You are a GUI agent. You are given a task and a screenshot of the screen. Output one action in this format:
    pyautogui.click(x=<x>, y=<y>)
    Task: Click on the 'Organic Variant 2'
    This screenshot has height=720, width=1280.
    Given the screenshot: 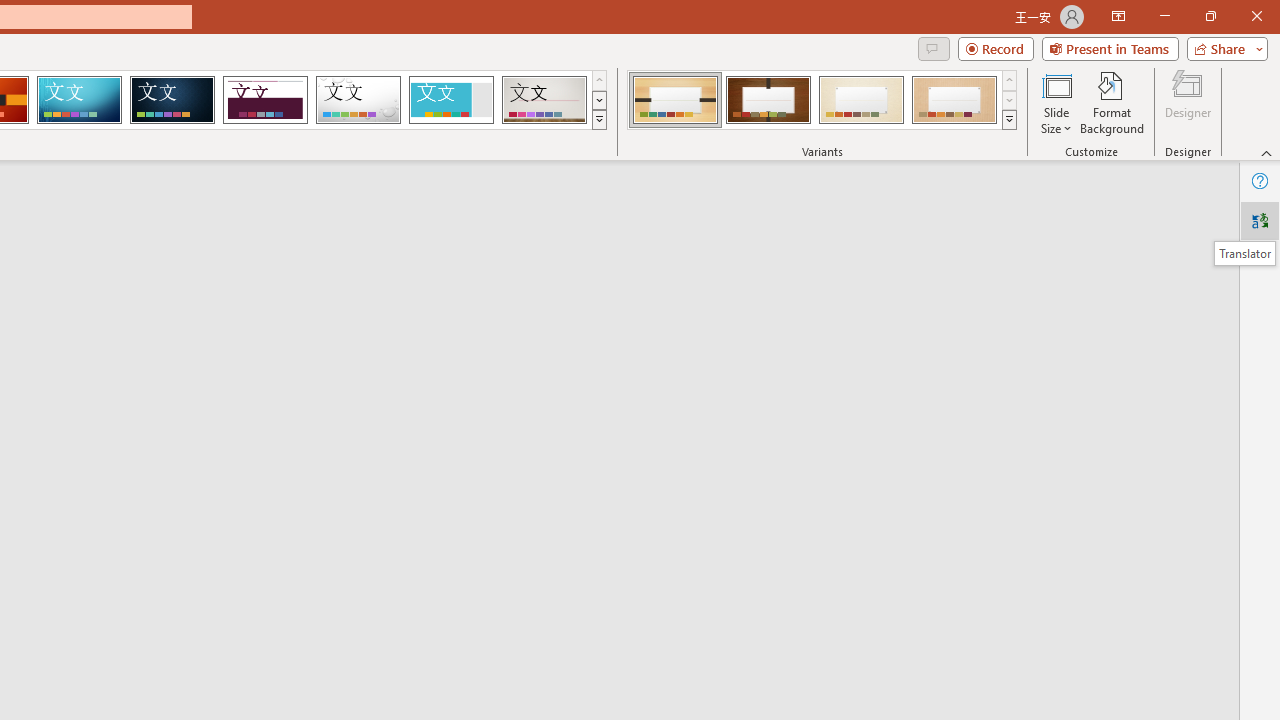 What is the action you would take?
    pyautogui.click(x=767, y=100)
    